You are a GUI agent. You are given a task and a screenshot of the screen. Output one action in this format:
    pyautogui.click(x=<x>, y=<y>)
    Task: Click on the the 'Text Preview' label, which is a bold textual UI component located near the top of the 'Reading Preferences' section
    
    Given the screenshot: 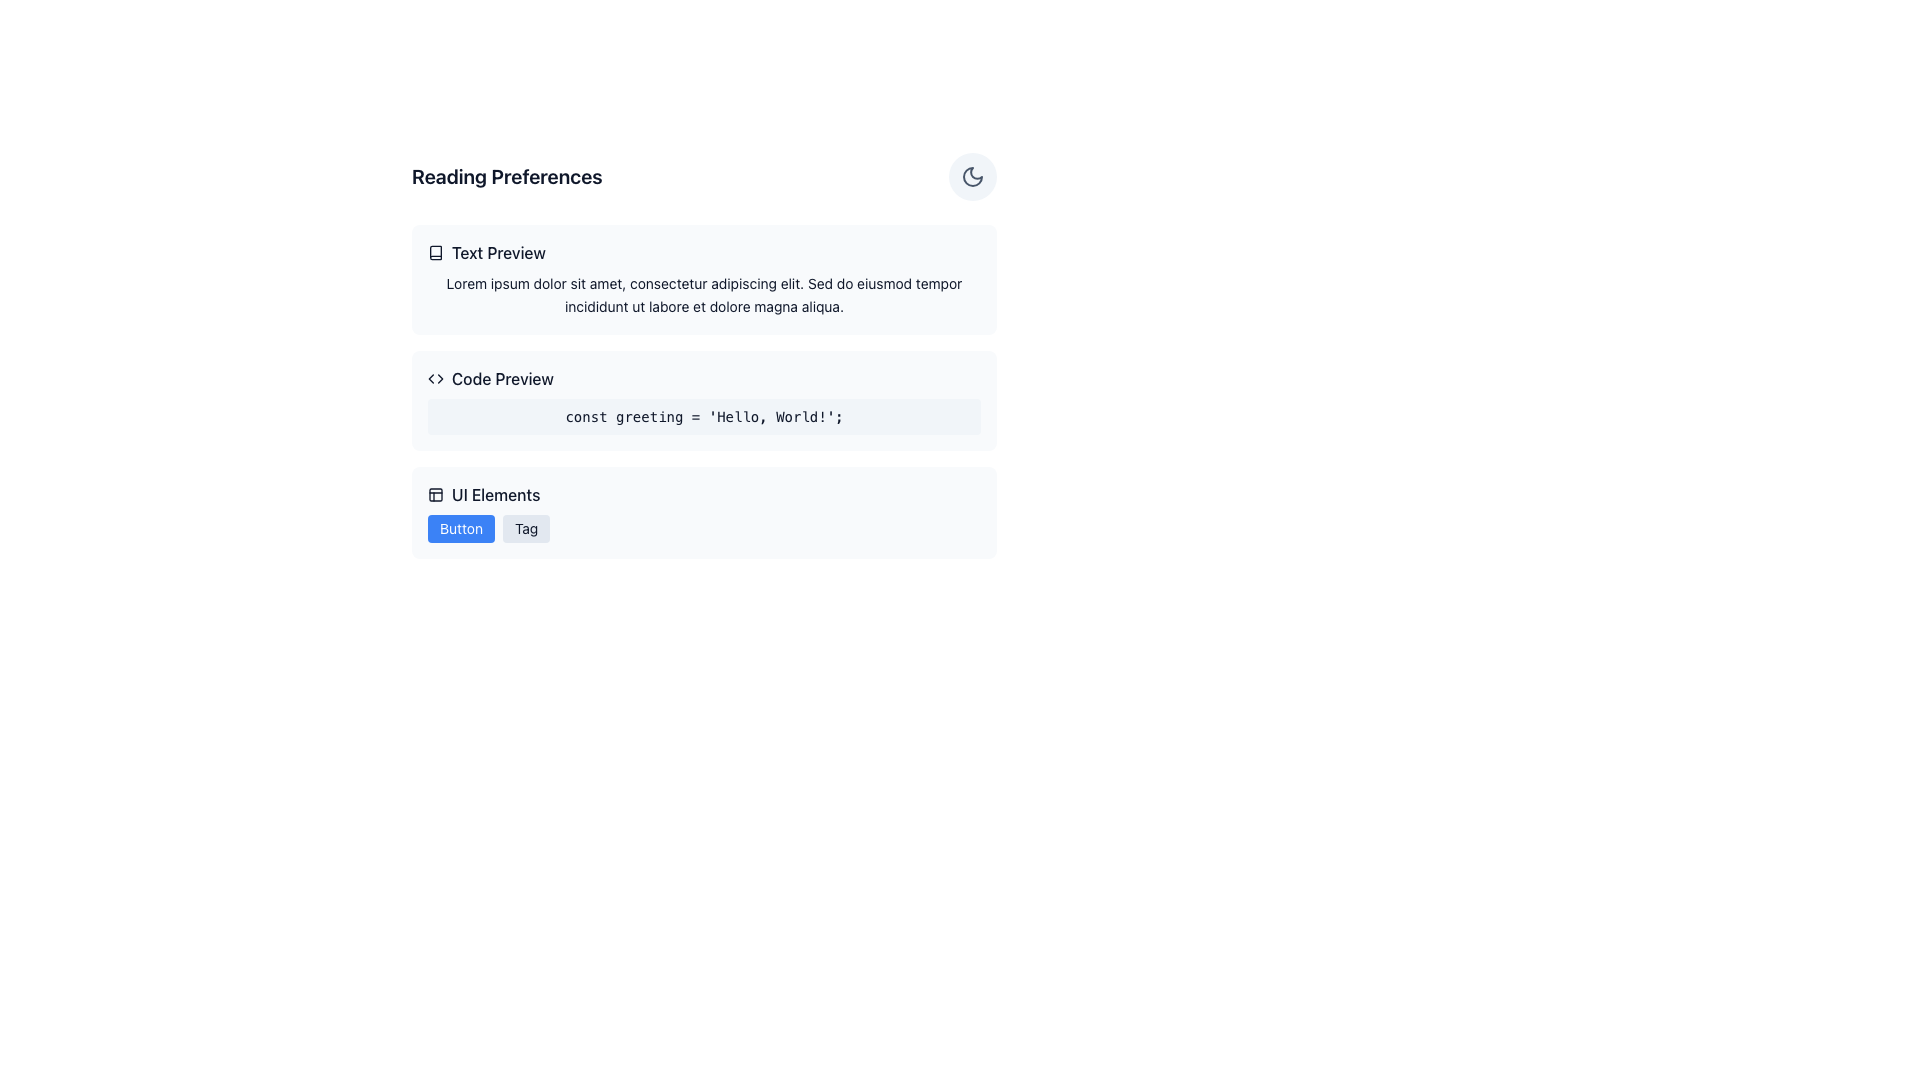 What is the action you would take?
    pyautogui.click(x=499, y=252)
    